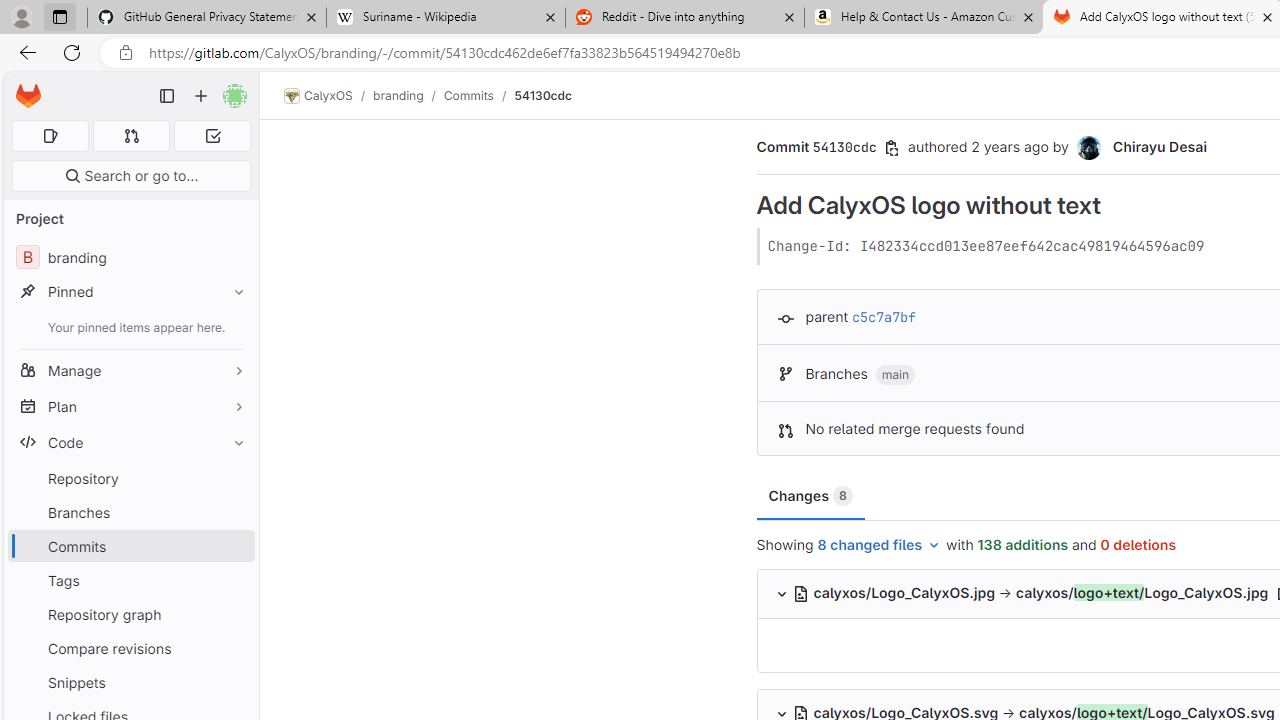 The height and width of the screenshot is (720, 1280). I want to click on 'Repository graph', so click(130, 613).